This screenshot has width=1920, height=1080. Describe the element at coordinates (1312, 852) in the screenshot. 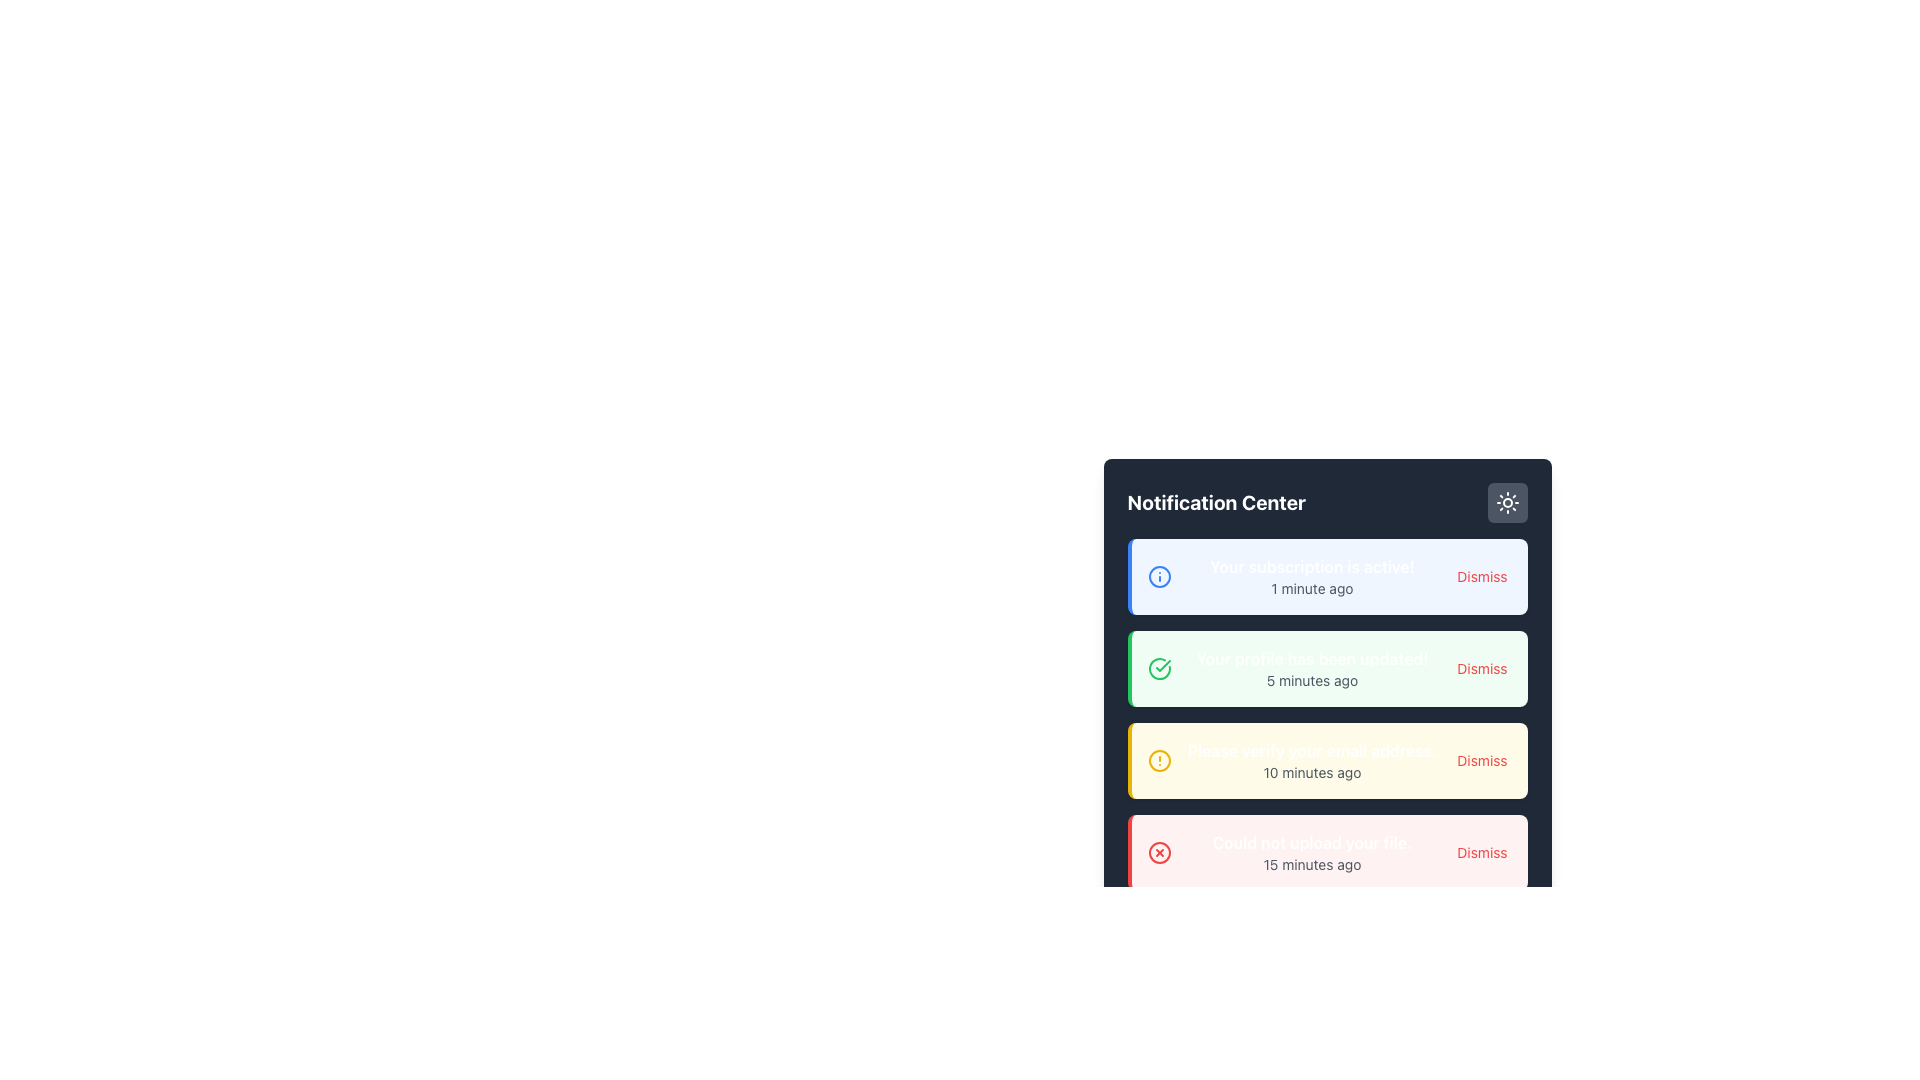

I see `informational feedback text displayed in the notification card about the upload failure, which is located at the bottom of the notification list in the 'Notification Center'` at that location.